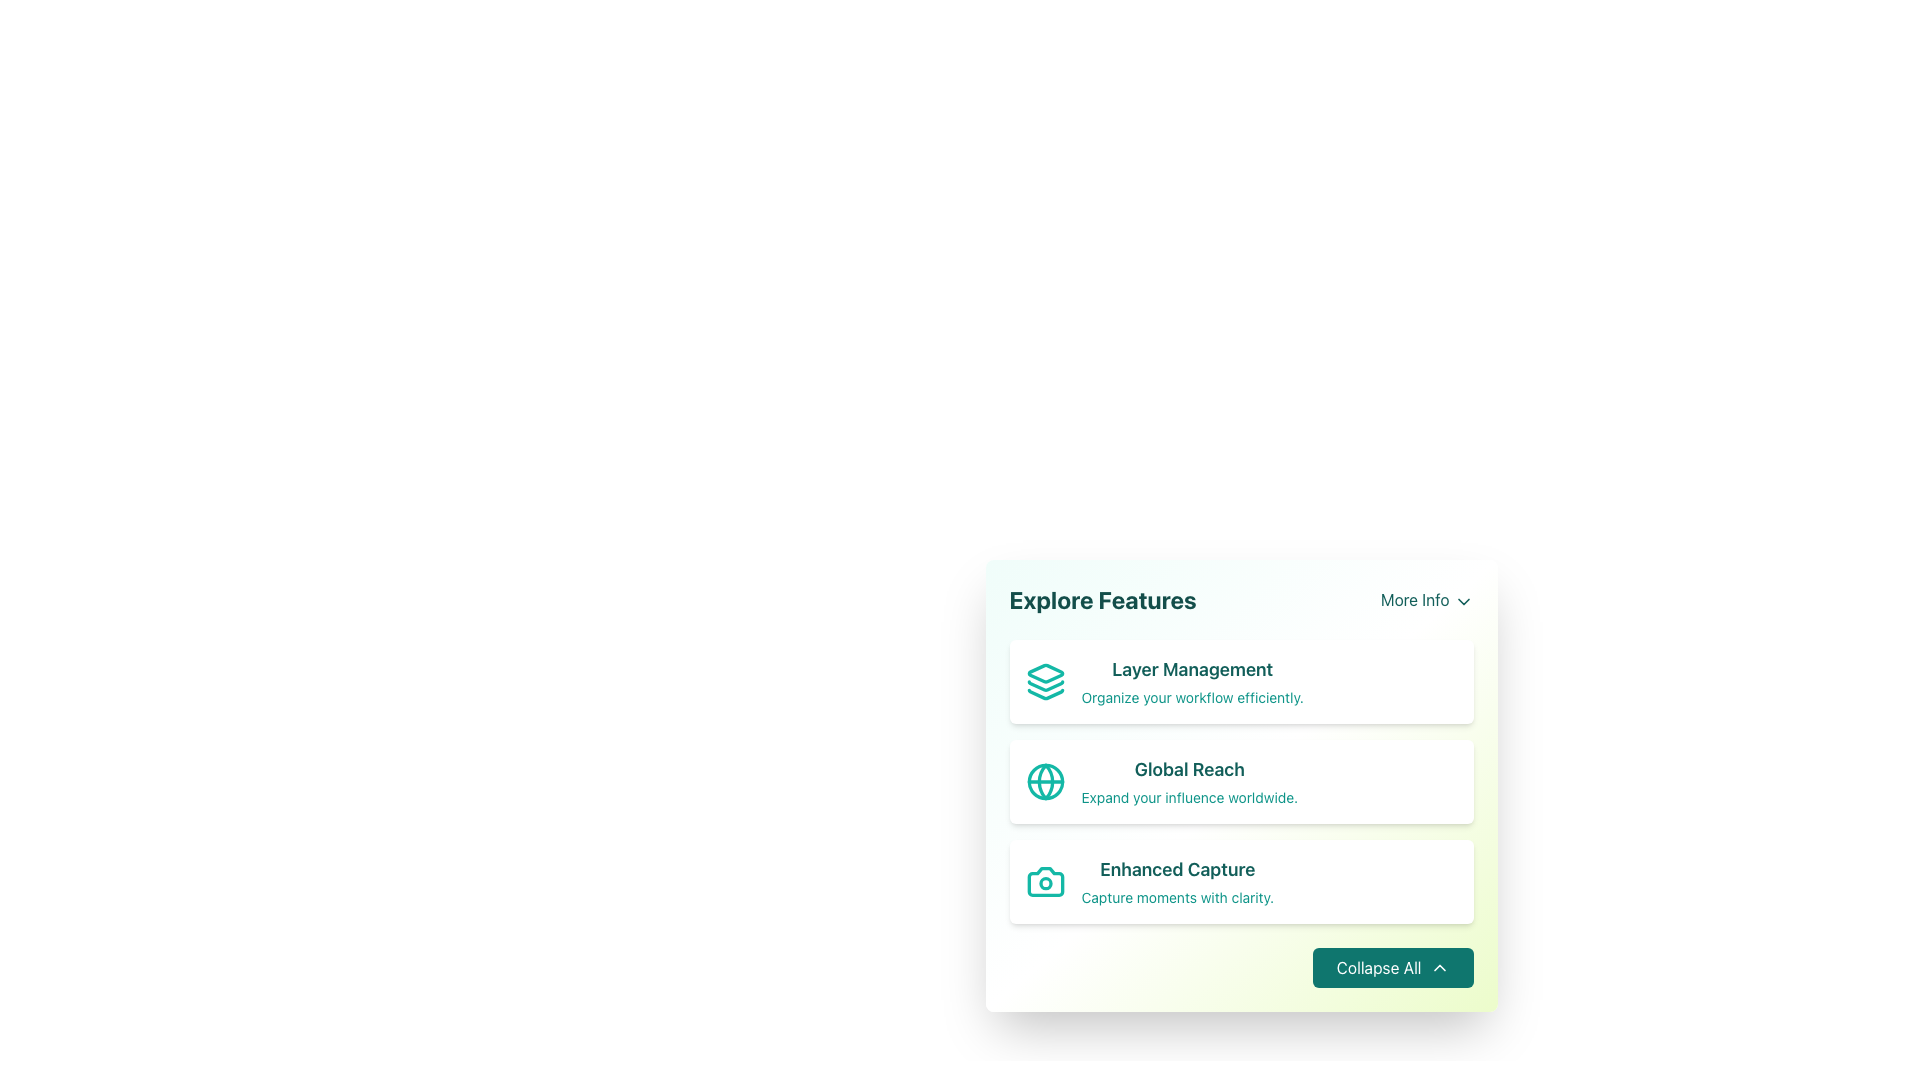 The image size is (1920, 1080). Describe the element at coordinates (1426, 599) in the screenshot. I see `the 'More Info' textual link styled in teal color, located to the right of the 'Explore Features' title, to observe the styling change` at that location.